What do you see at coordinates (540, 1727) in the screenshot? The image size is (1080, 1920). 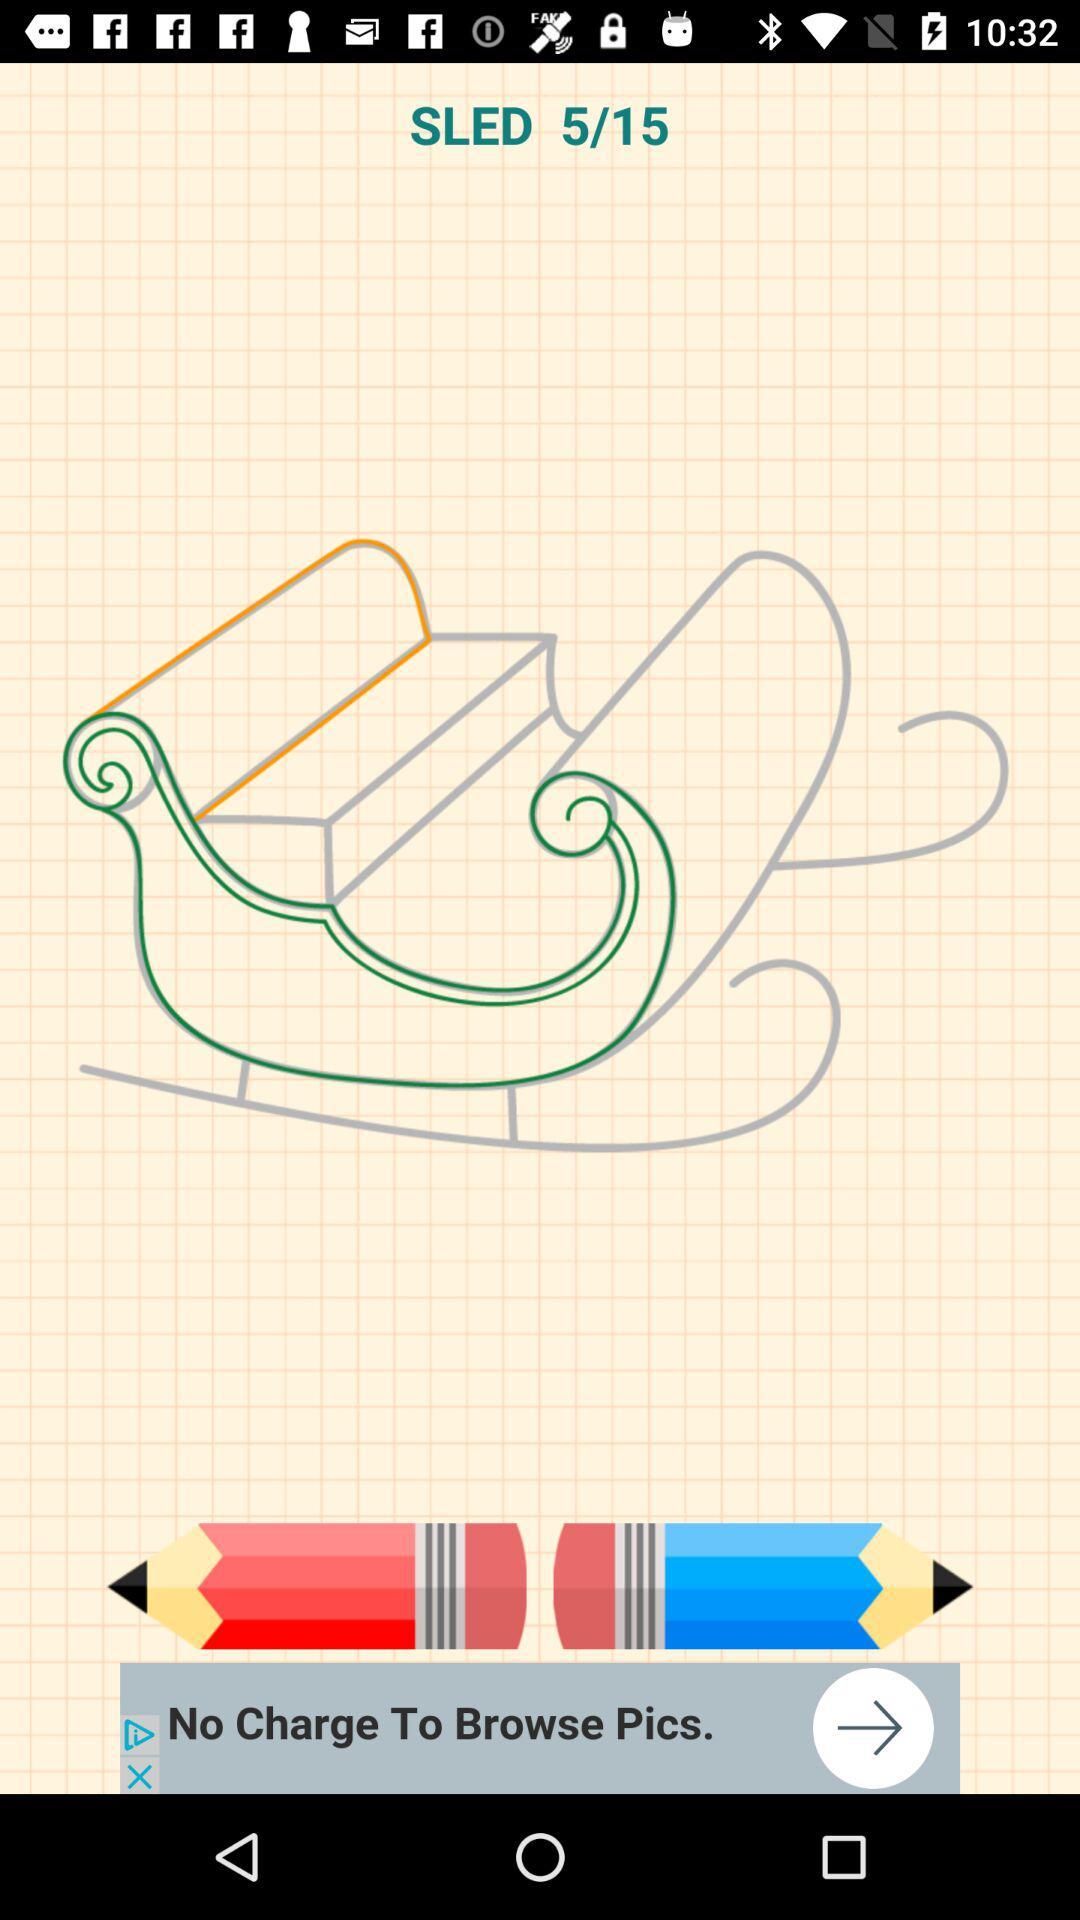 I see `advertisement link` at bounding box center [540, 1727].